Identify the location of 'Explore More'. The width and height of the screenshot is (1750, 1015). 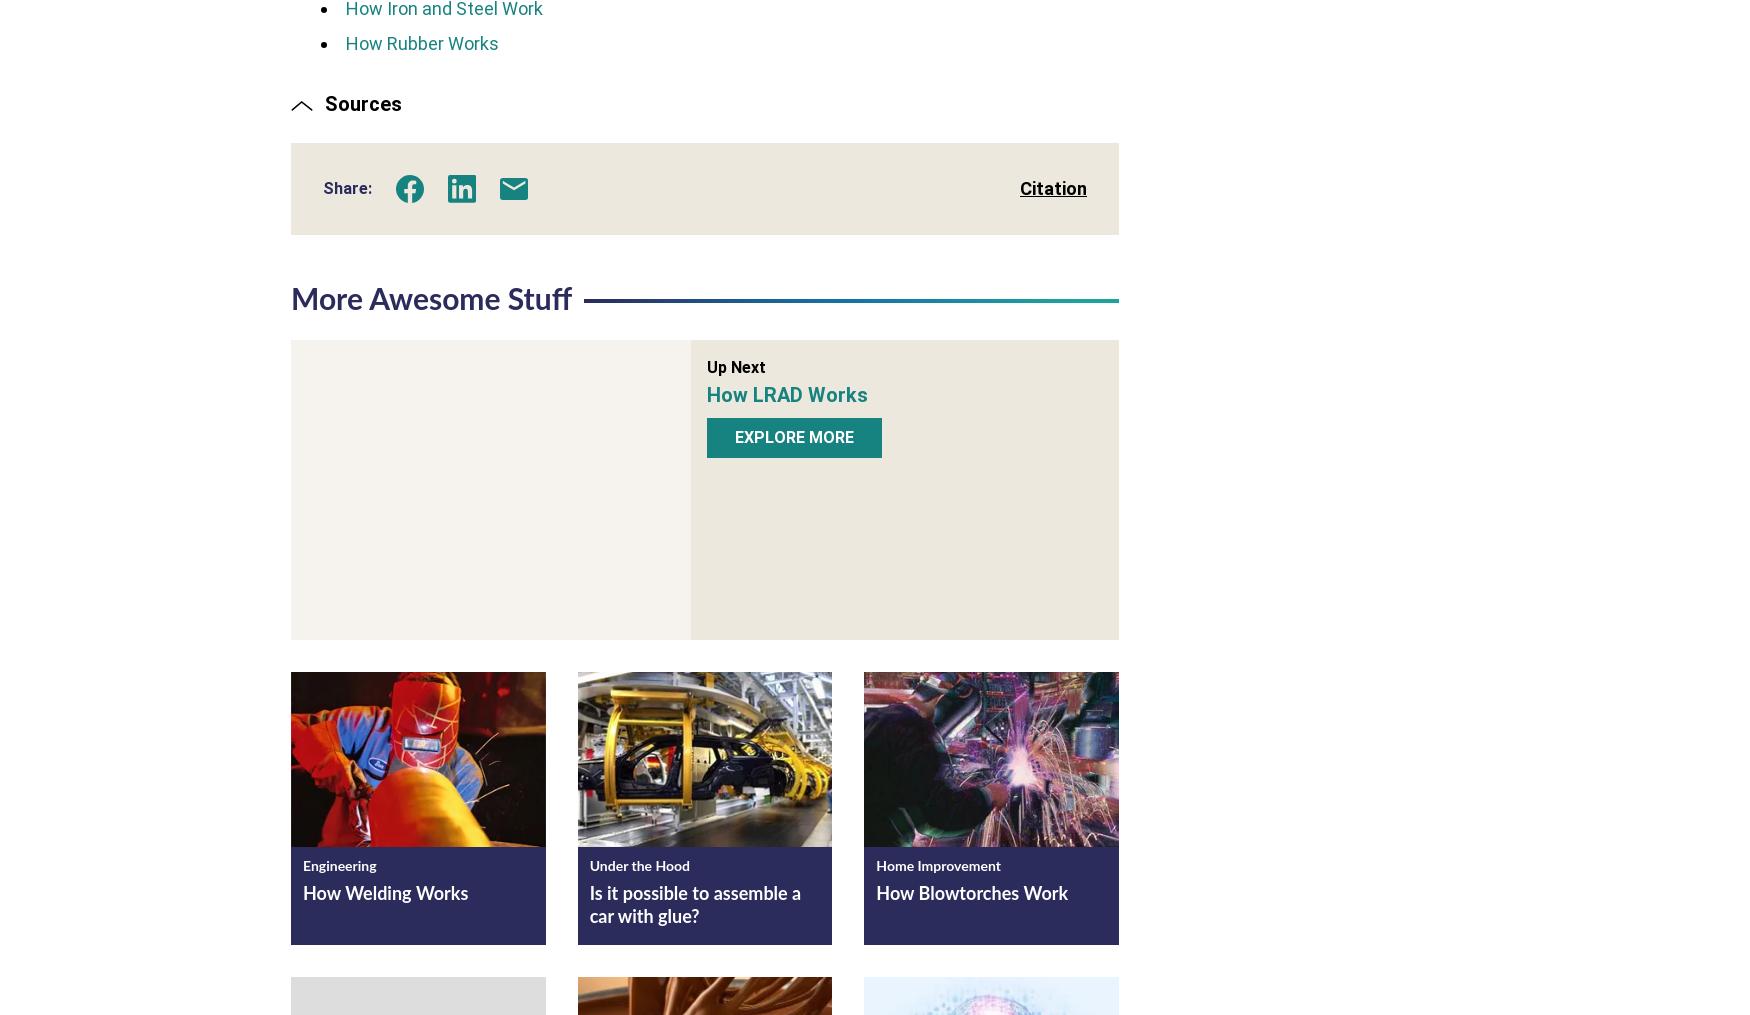
(793, 435).